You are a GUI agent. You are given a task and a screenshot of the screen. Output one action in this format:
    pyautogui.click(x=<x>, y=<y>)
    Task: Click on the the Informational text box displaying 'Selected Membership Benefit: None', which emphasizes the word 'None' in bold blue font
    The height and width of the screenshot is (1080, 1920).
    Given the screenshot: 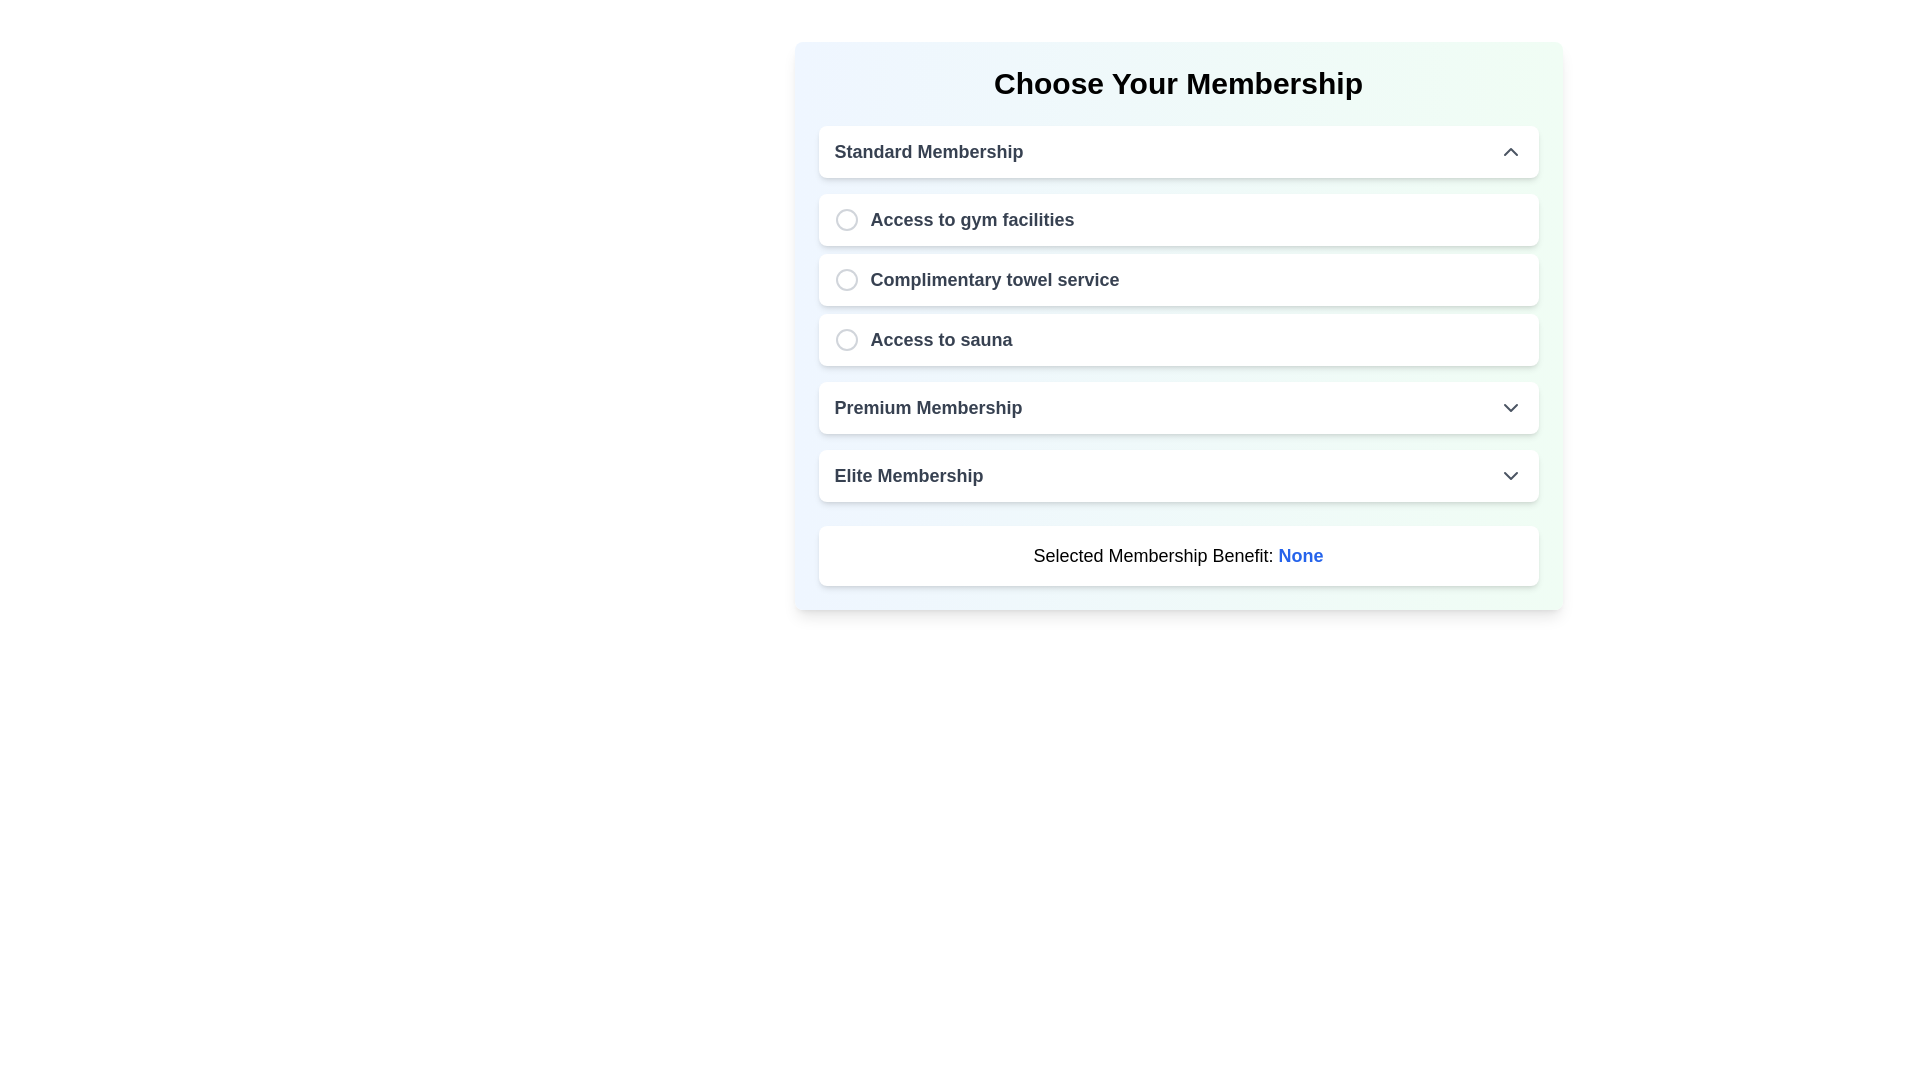 What is the action you would take?
    pyautogui.click(x=1178, y=555)
    